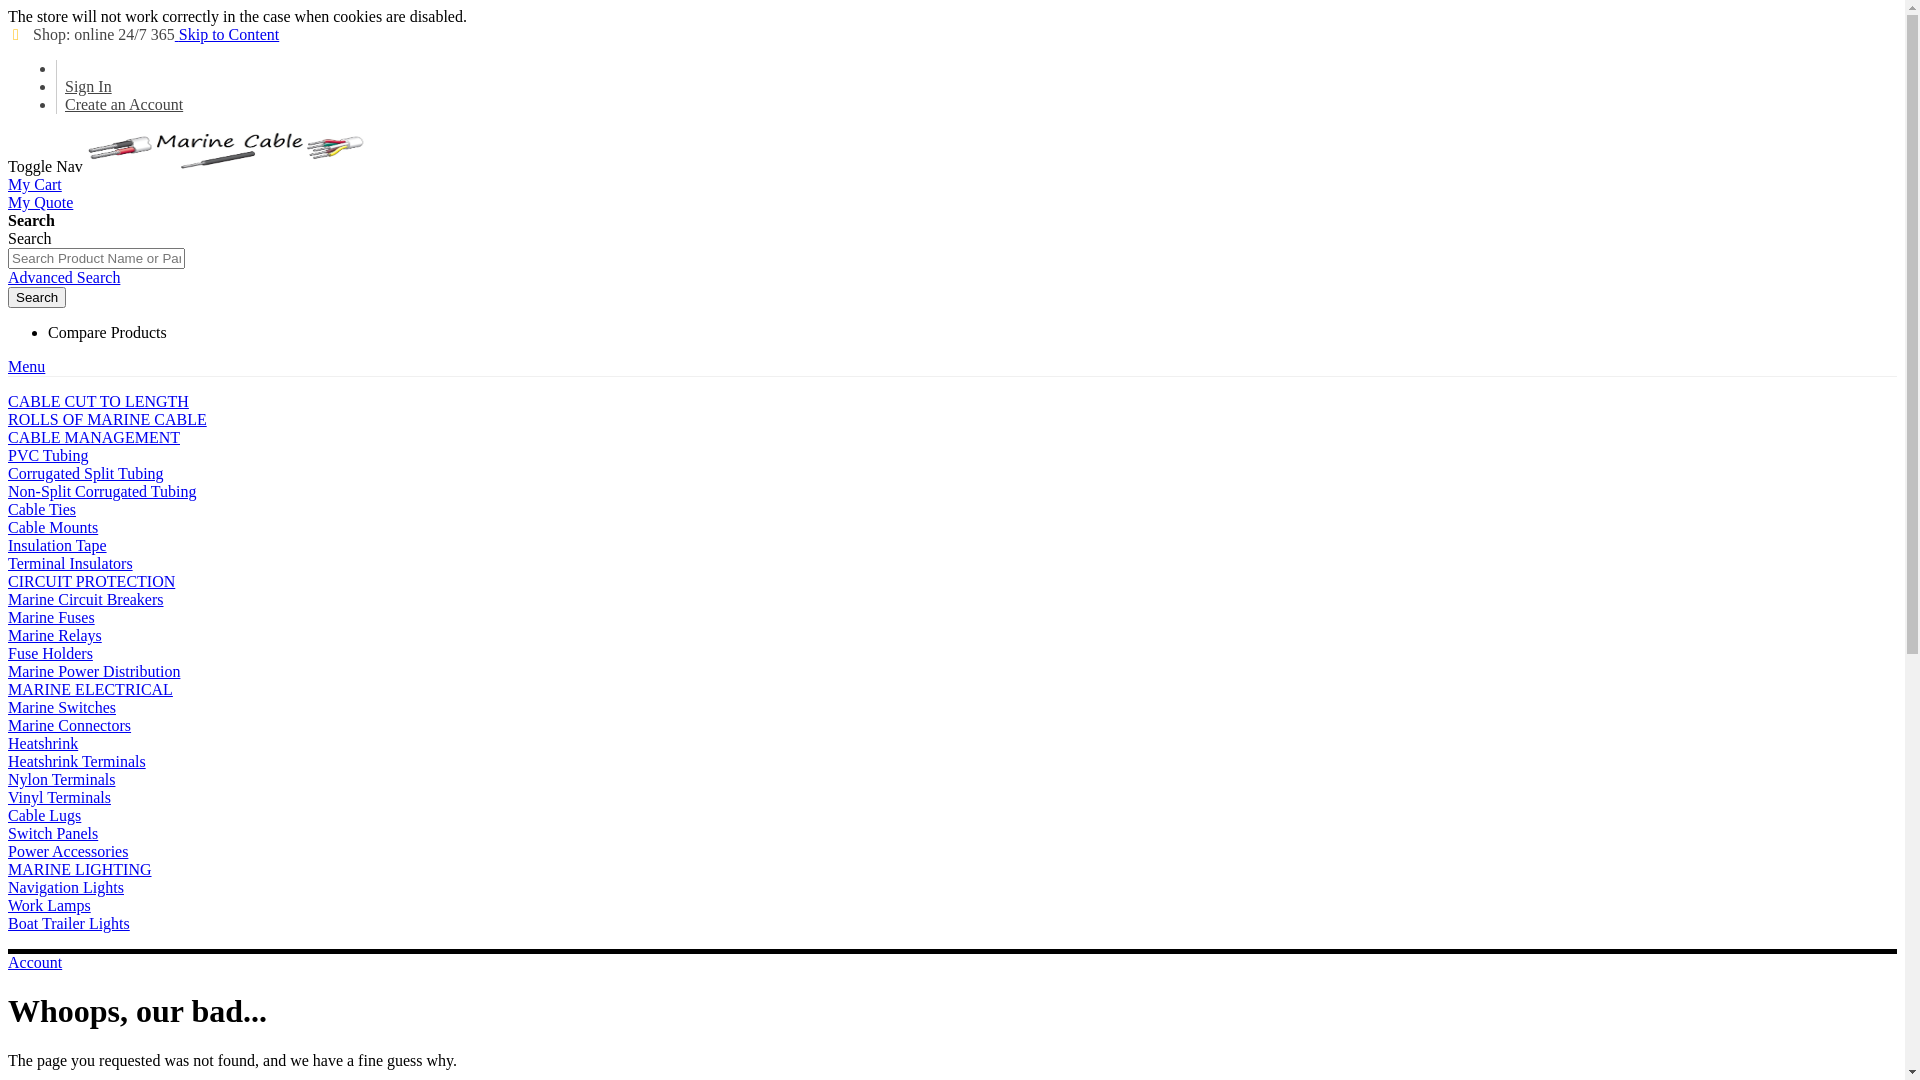 This screenshot has width=1920, height=1080. Describe the element at coordinates (52, 526) in the screenshot. I see `'Cable Mounts'` at that location.